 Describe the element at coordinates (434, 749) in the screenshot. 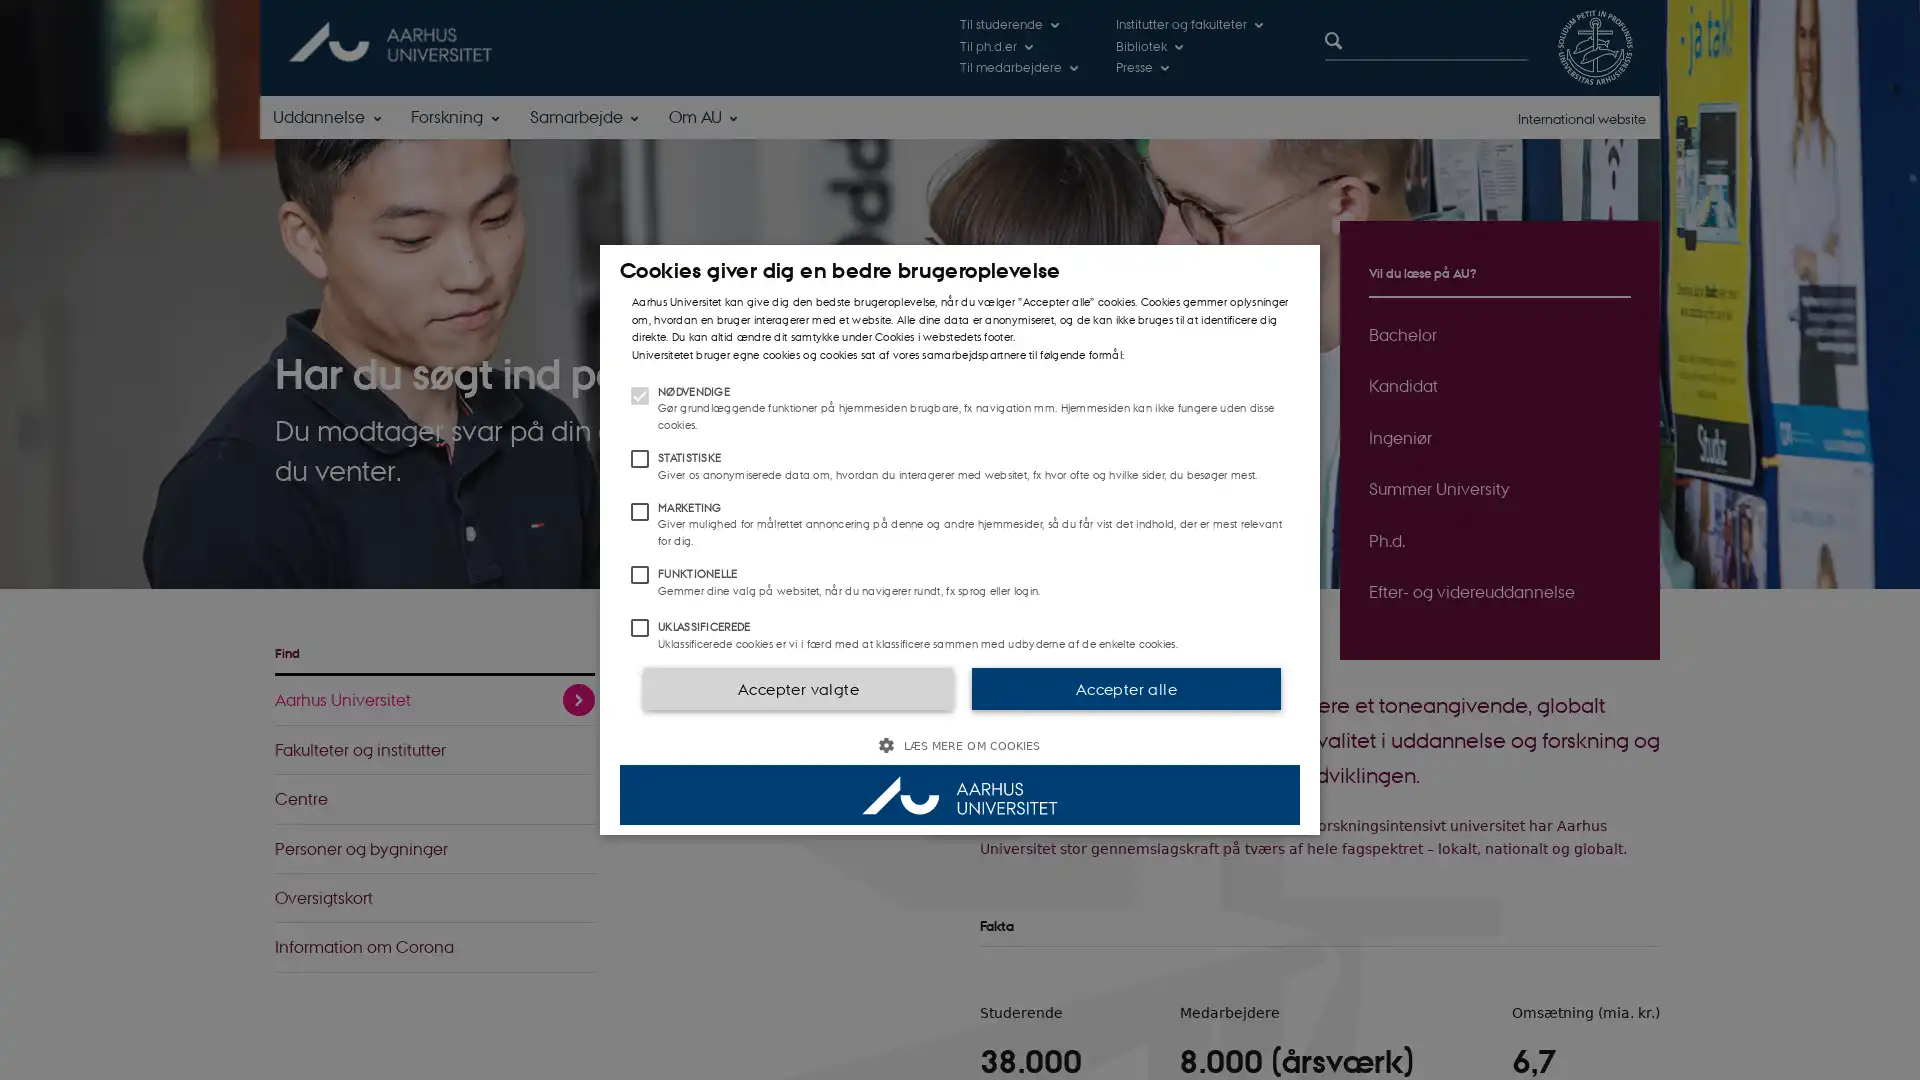

I see `Fakulteter og institutter` at that location.